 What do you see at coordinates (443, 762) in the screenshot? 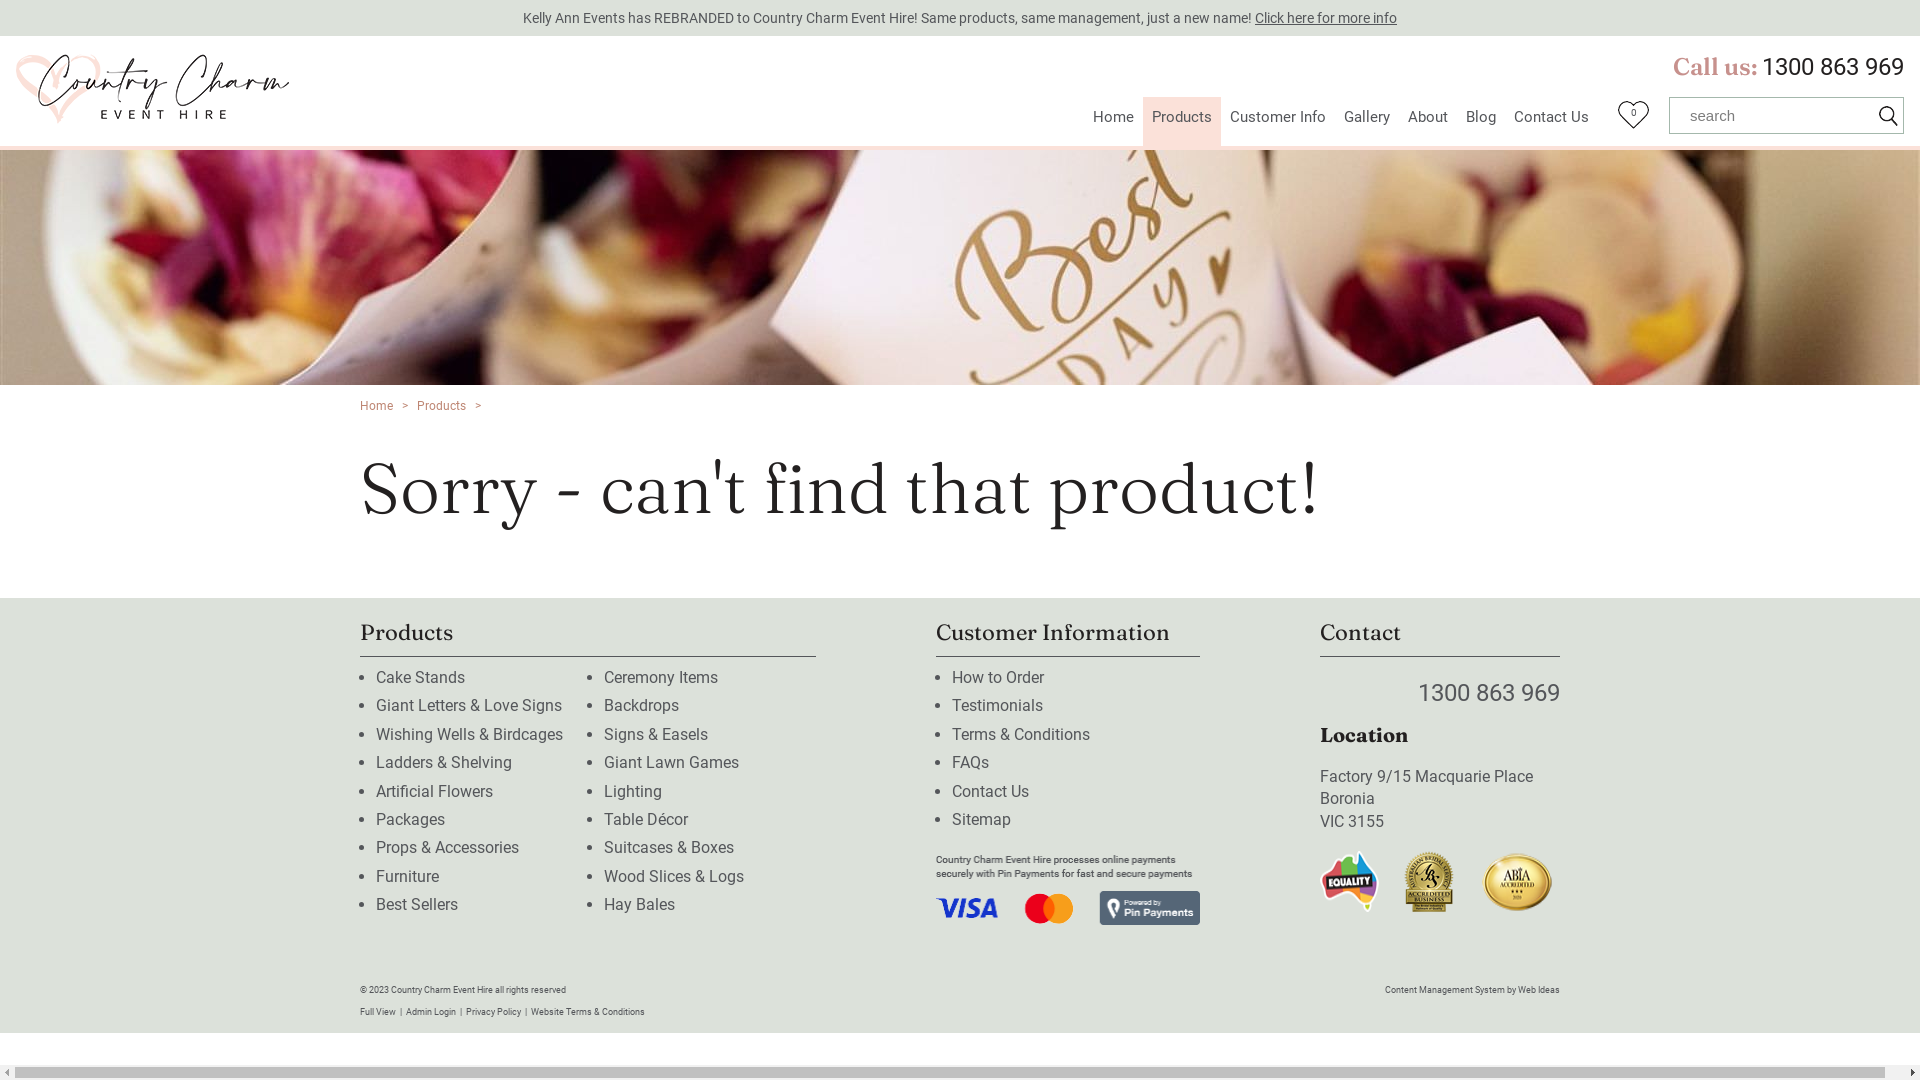
I see `'Ladders & Shelving'` at bounding box center [443, 762].